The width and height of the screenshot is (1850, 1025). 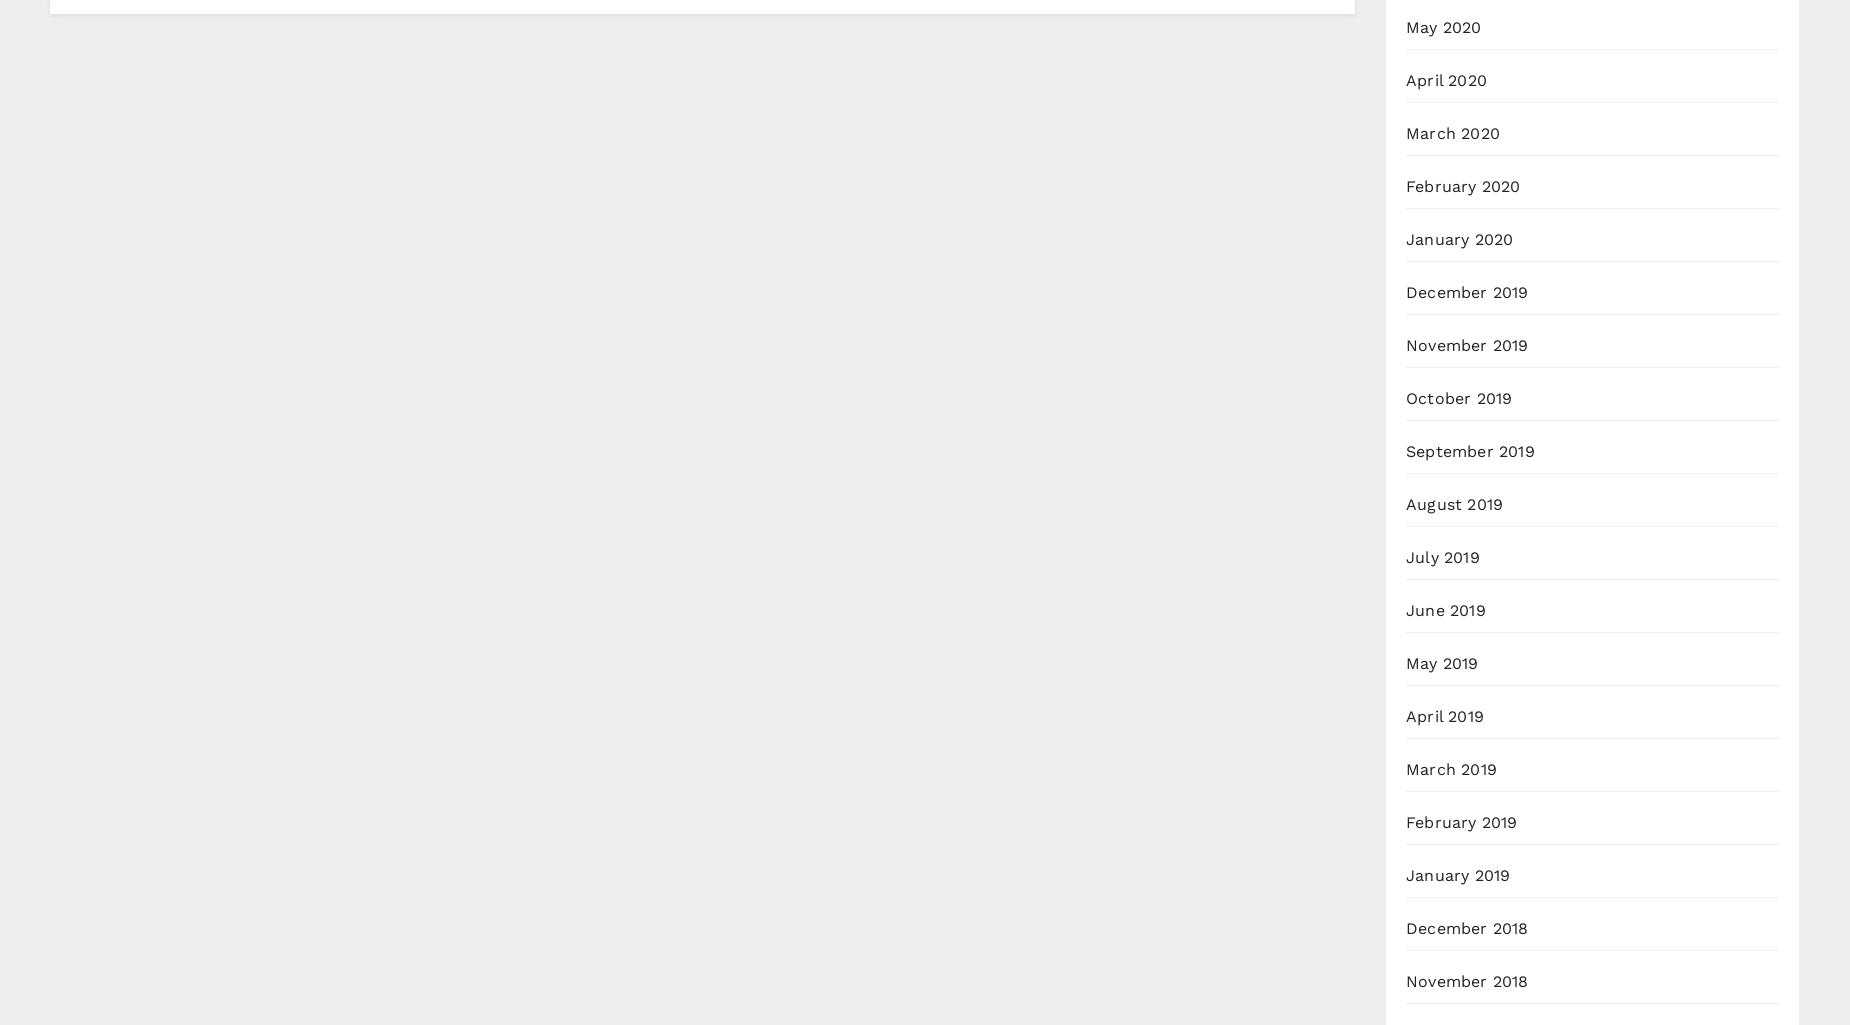 What do you see at coordinates (1406, 292) in the screenshot?
I see `'December 2019'` at bounding box center [1406, 292].